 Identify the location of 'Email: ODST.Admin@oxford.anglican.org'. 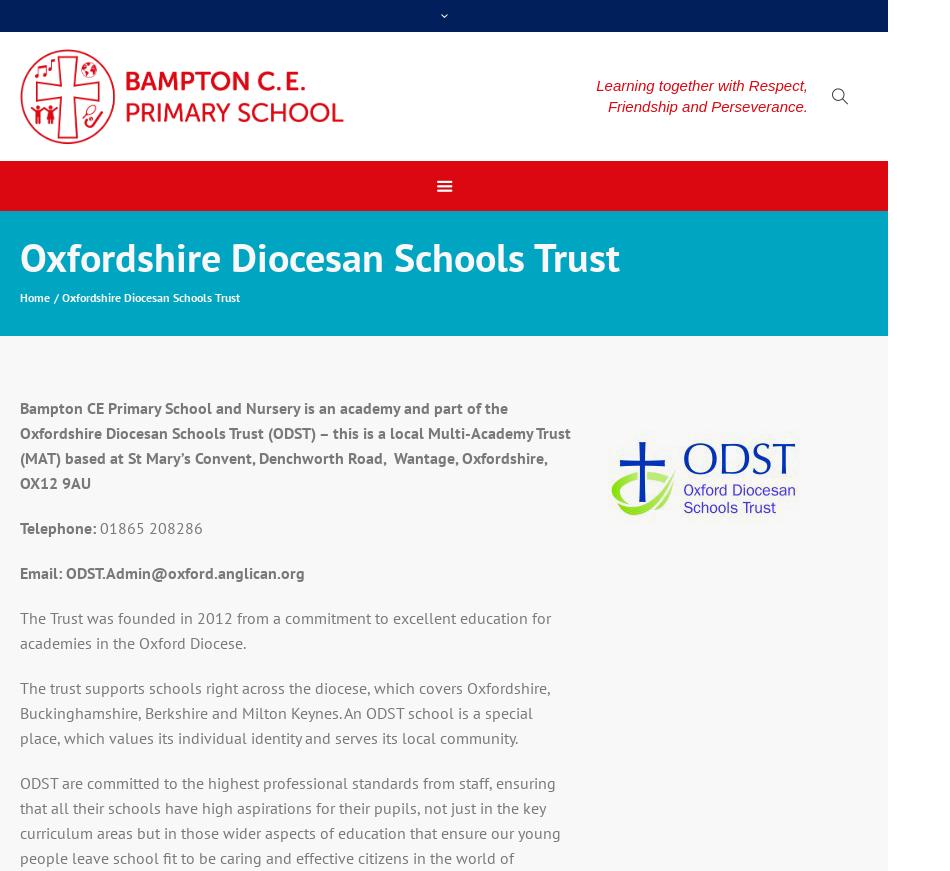
(161, 573).